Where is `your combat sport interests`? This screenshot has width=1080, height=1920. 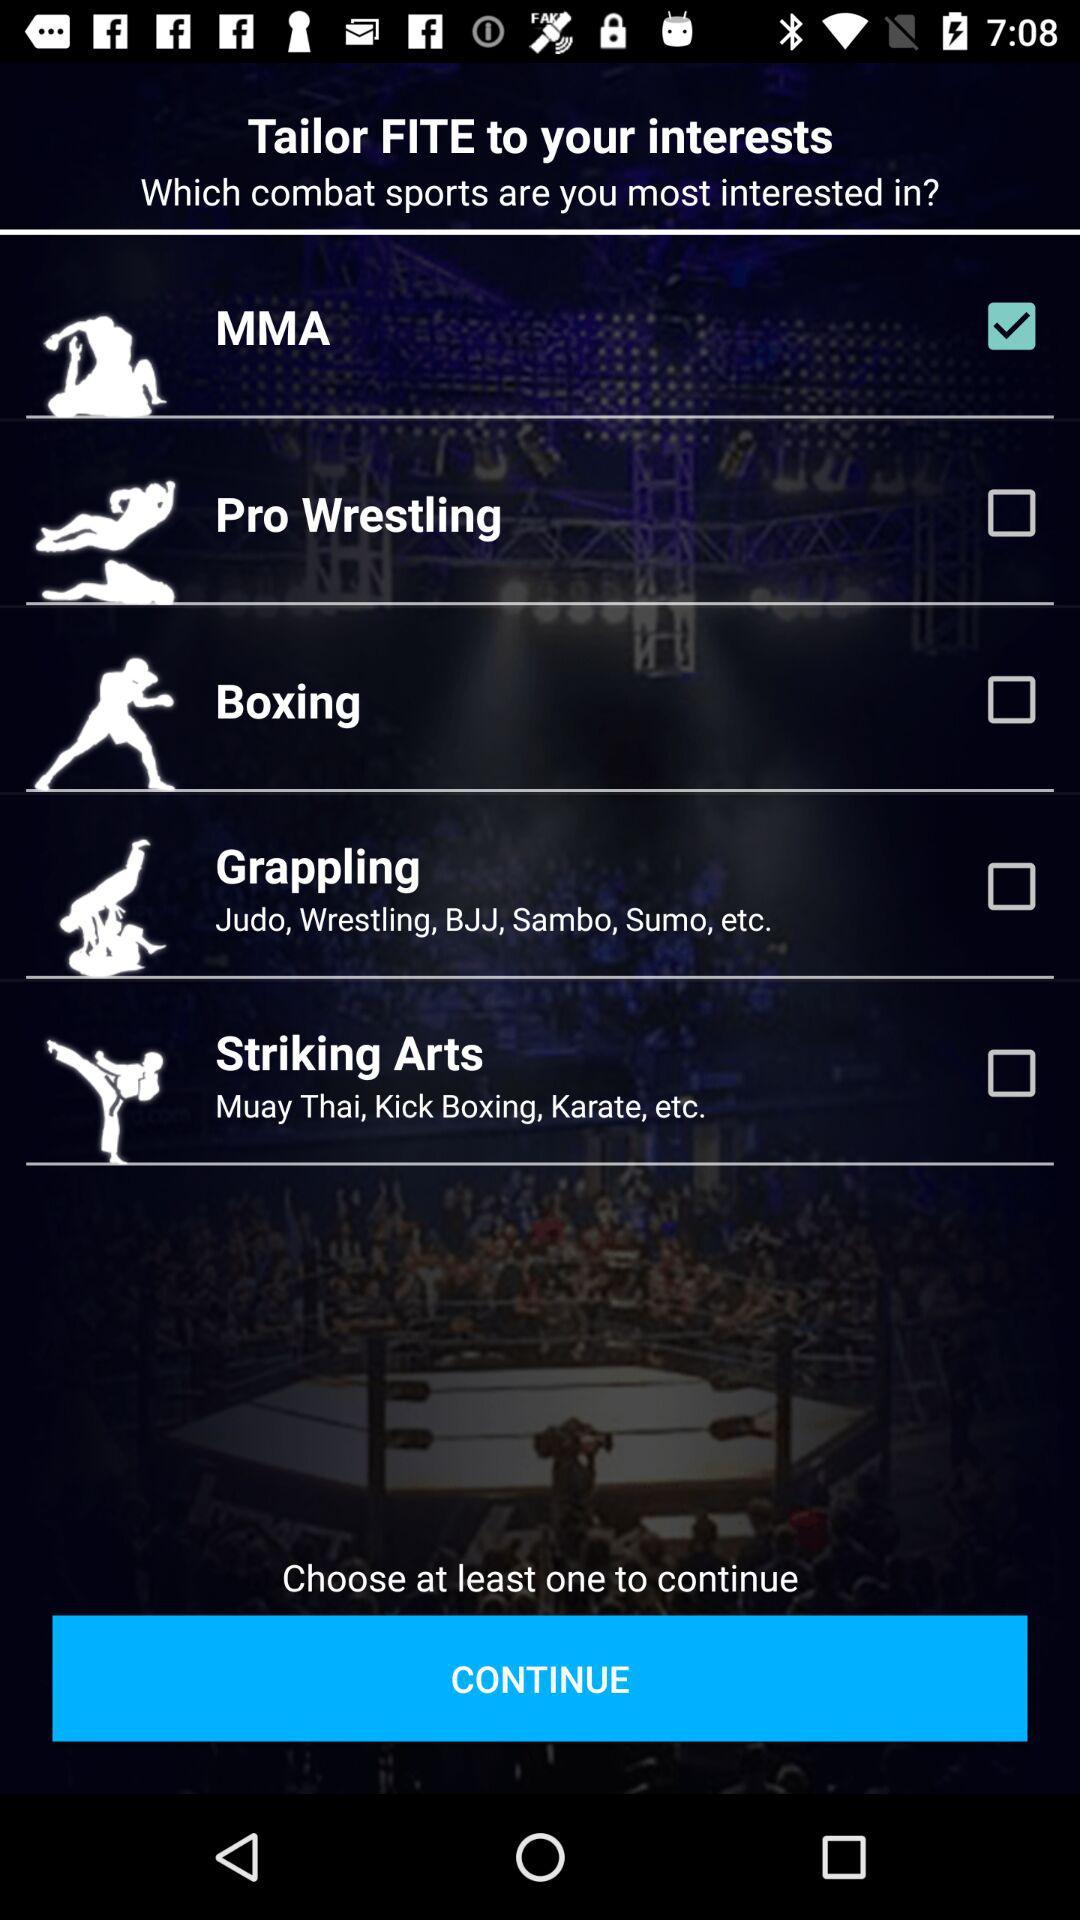
your combat sport interests is located at coordinates (1011, 885).